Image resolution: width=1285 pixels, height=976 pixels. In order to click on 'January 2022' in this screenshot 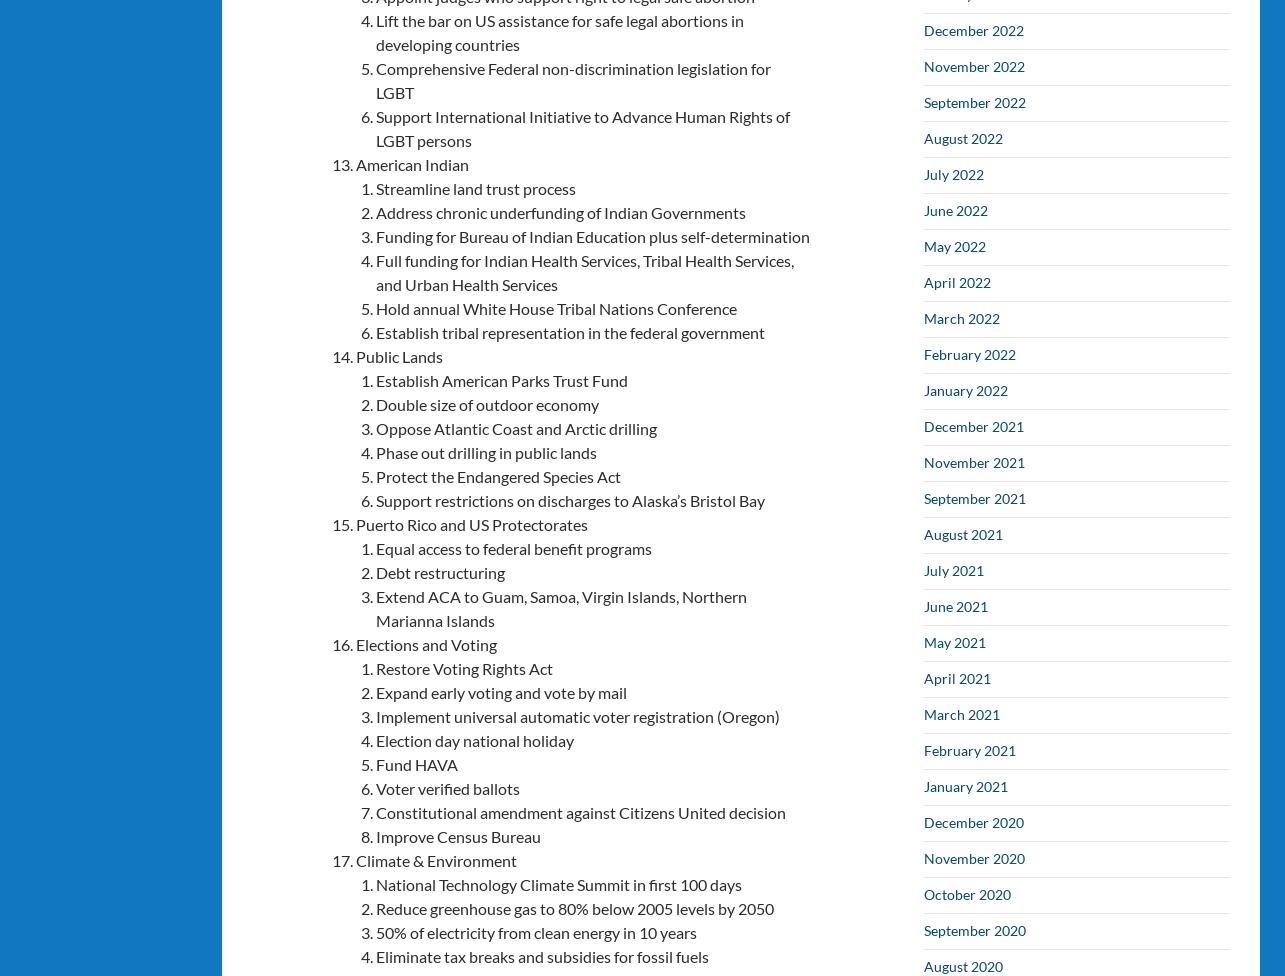, I will do `click(966, 389)`.